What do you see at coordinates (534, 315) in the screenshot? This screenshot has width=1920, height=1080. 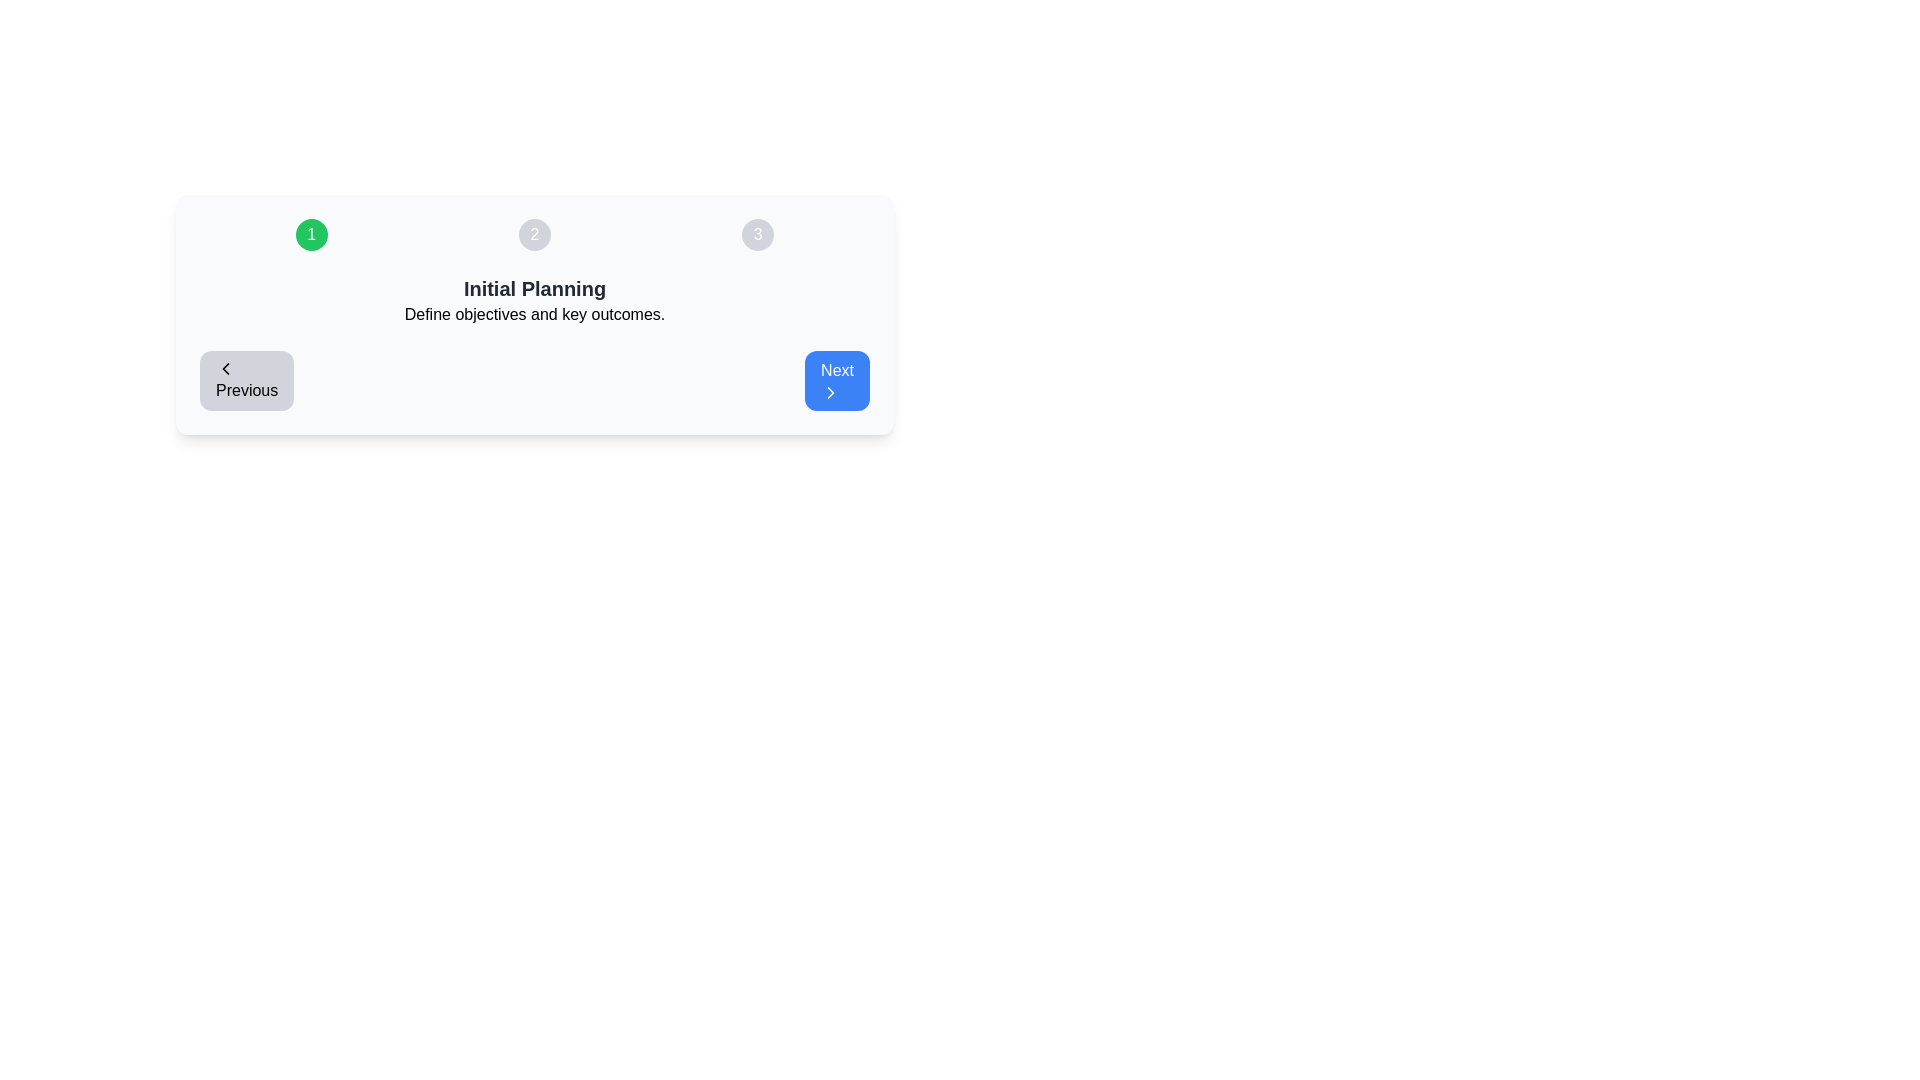 I see `the informative text element located below the 'Initial Planning' heading, which serves as a description for the current step in the process` at bounding box center [534, 315].